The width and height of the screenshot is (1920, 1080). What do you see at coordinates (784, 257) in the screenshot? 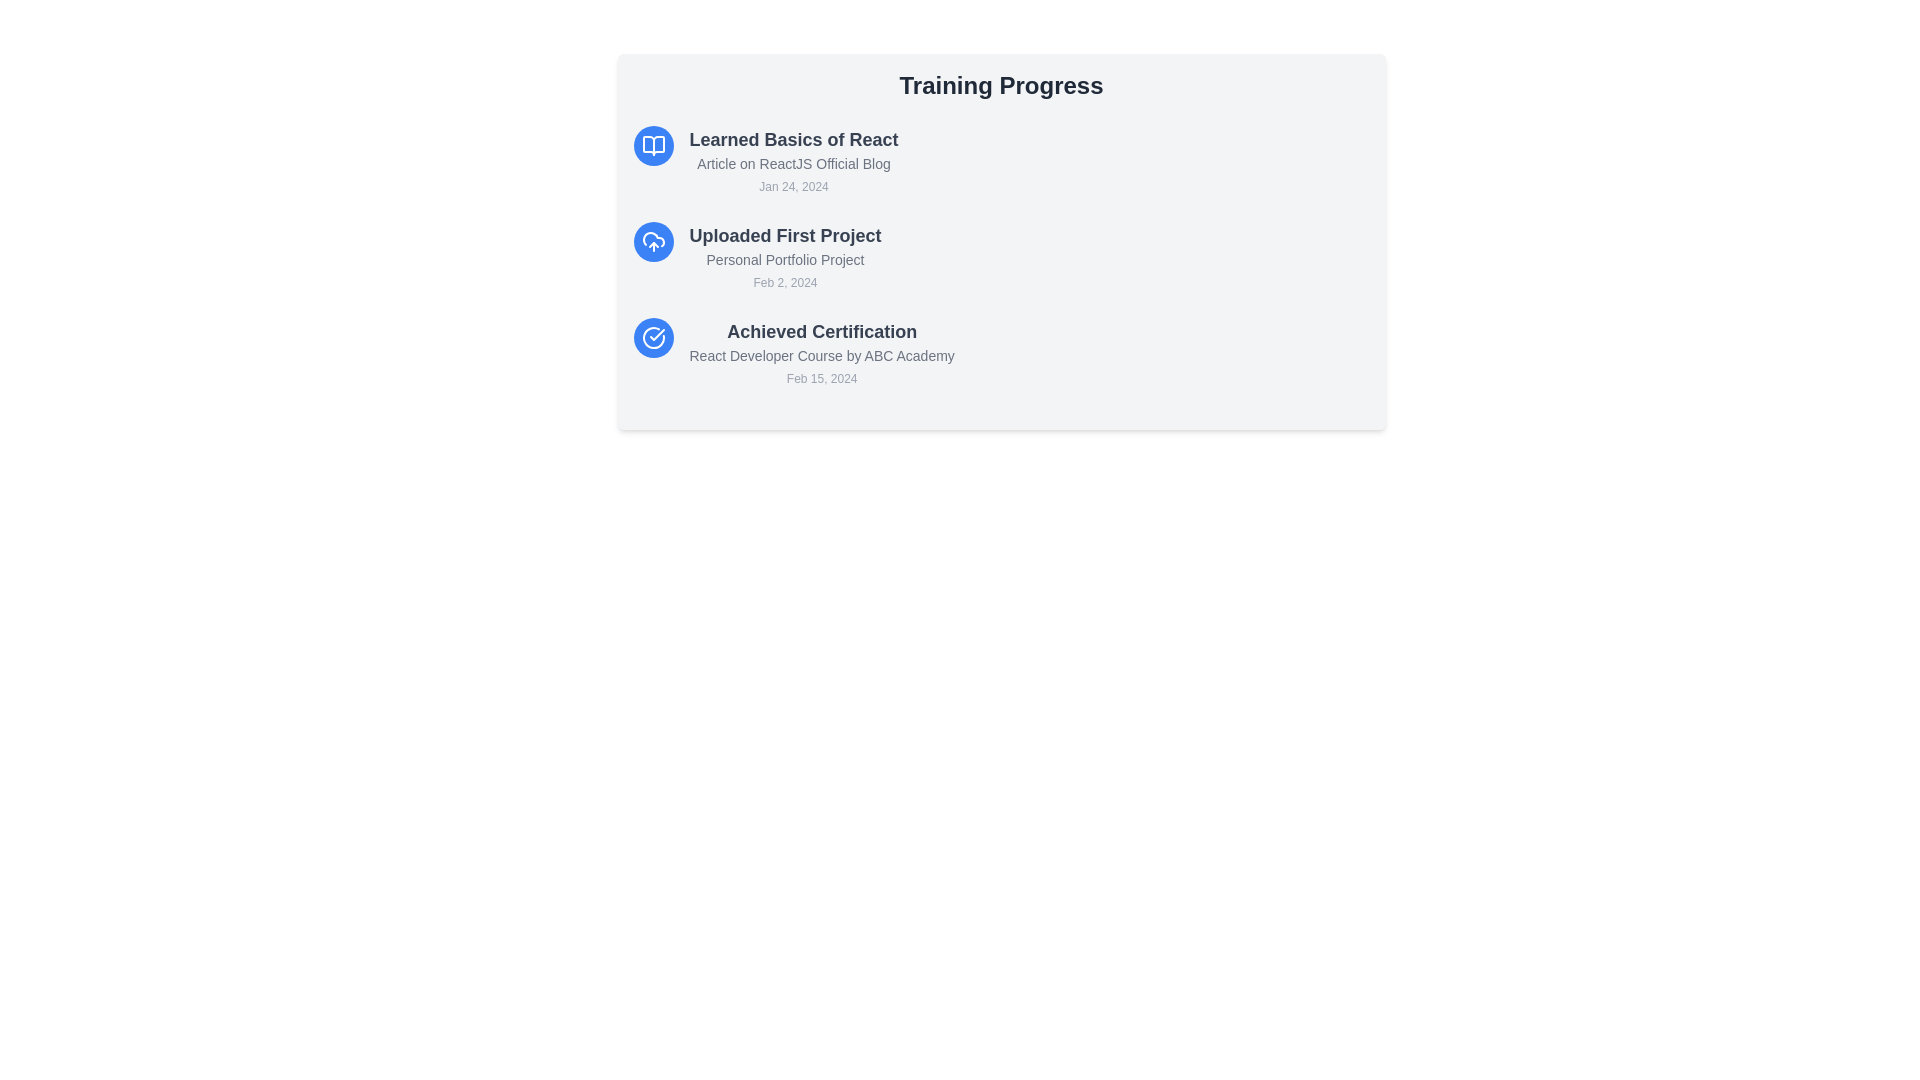
I see `detailed information provided by the second entry in the vertical list of activities, which includes the title, subtitle, and timestamp` at bounding box center [784, 257].